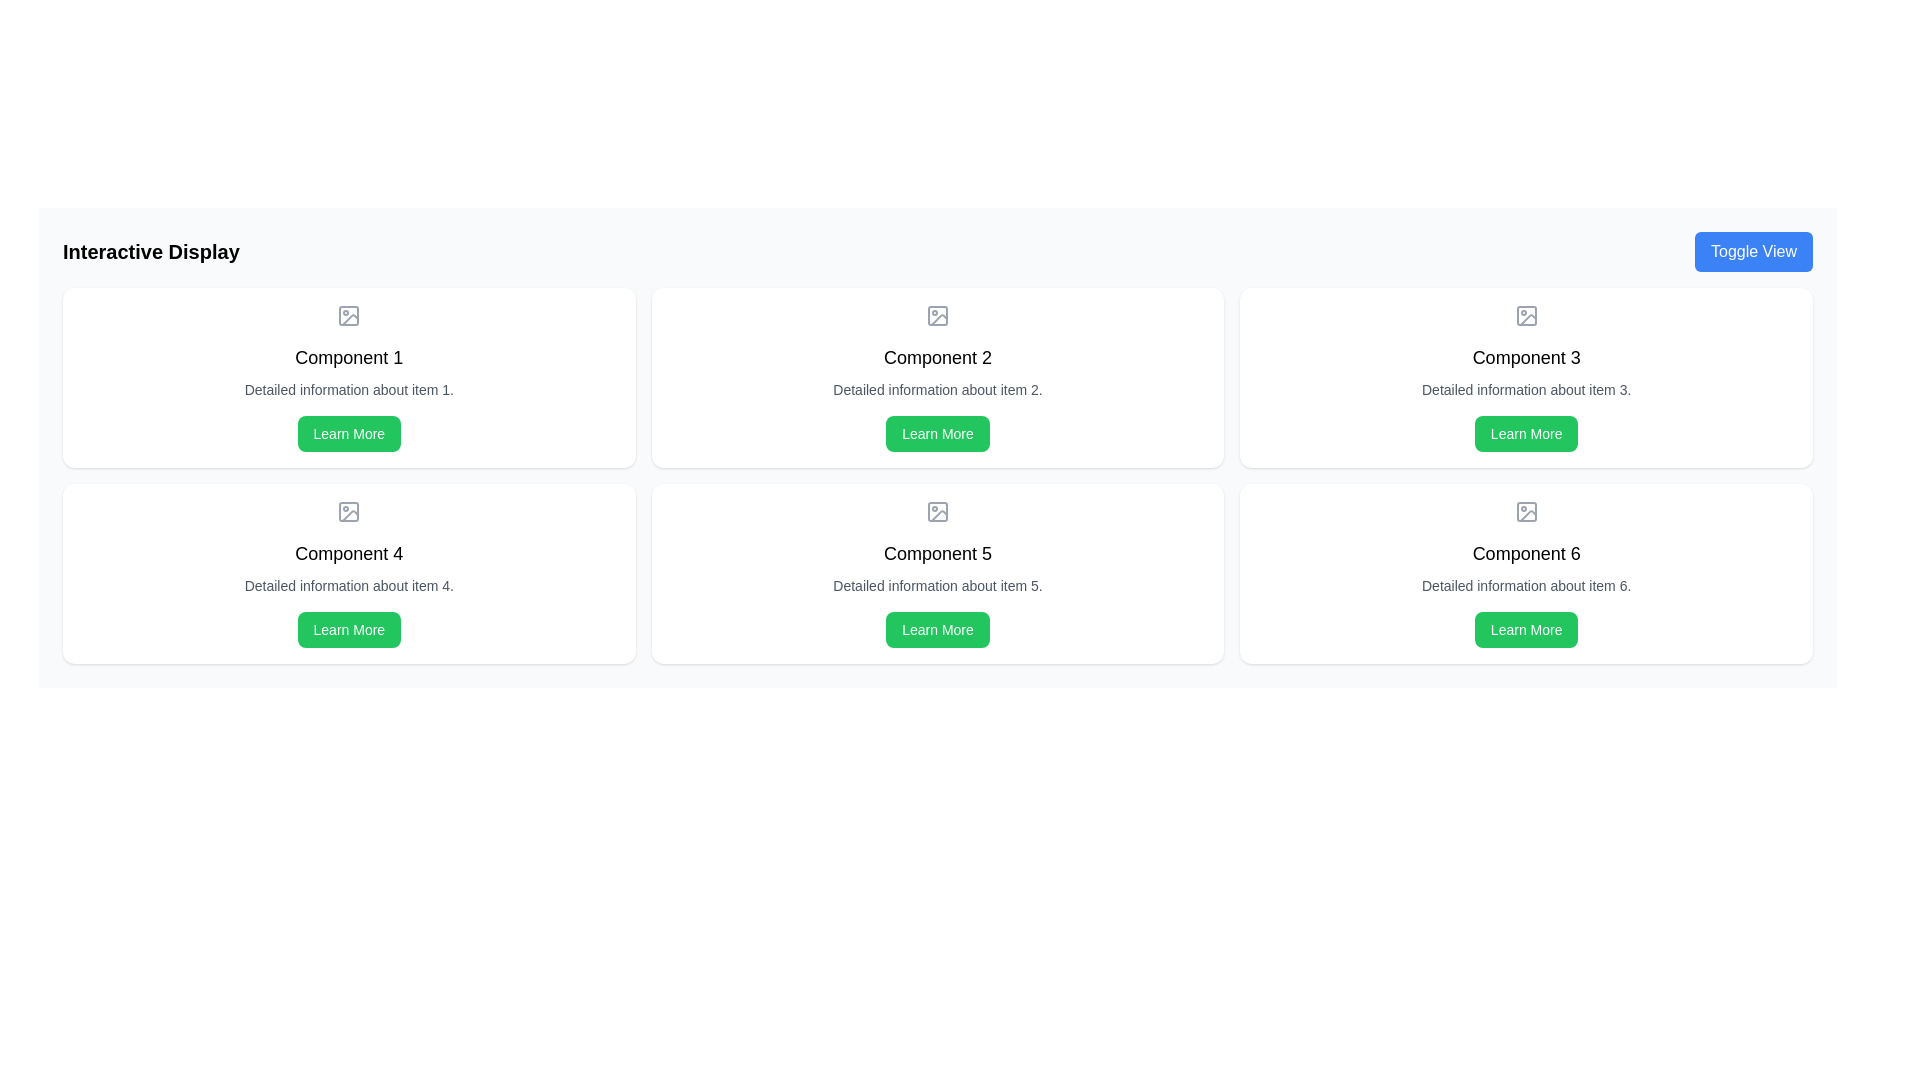  Describe the element at coordinates (1525, 315) in the screenshot. I see `the icon that represents a visual image within the card labeled 'Component 3', which is positioned at the top center of the card, above the text 'Component 3' and 'Detailed information about item 3'` at that location.